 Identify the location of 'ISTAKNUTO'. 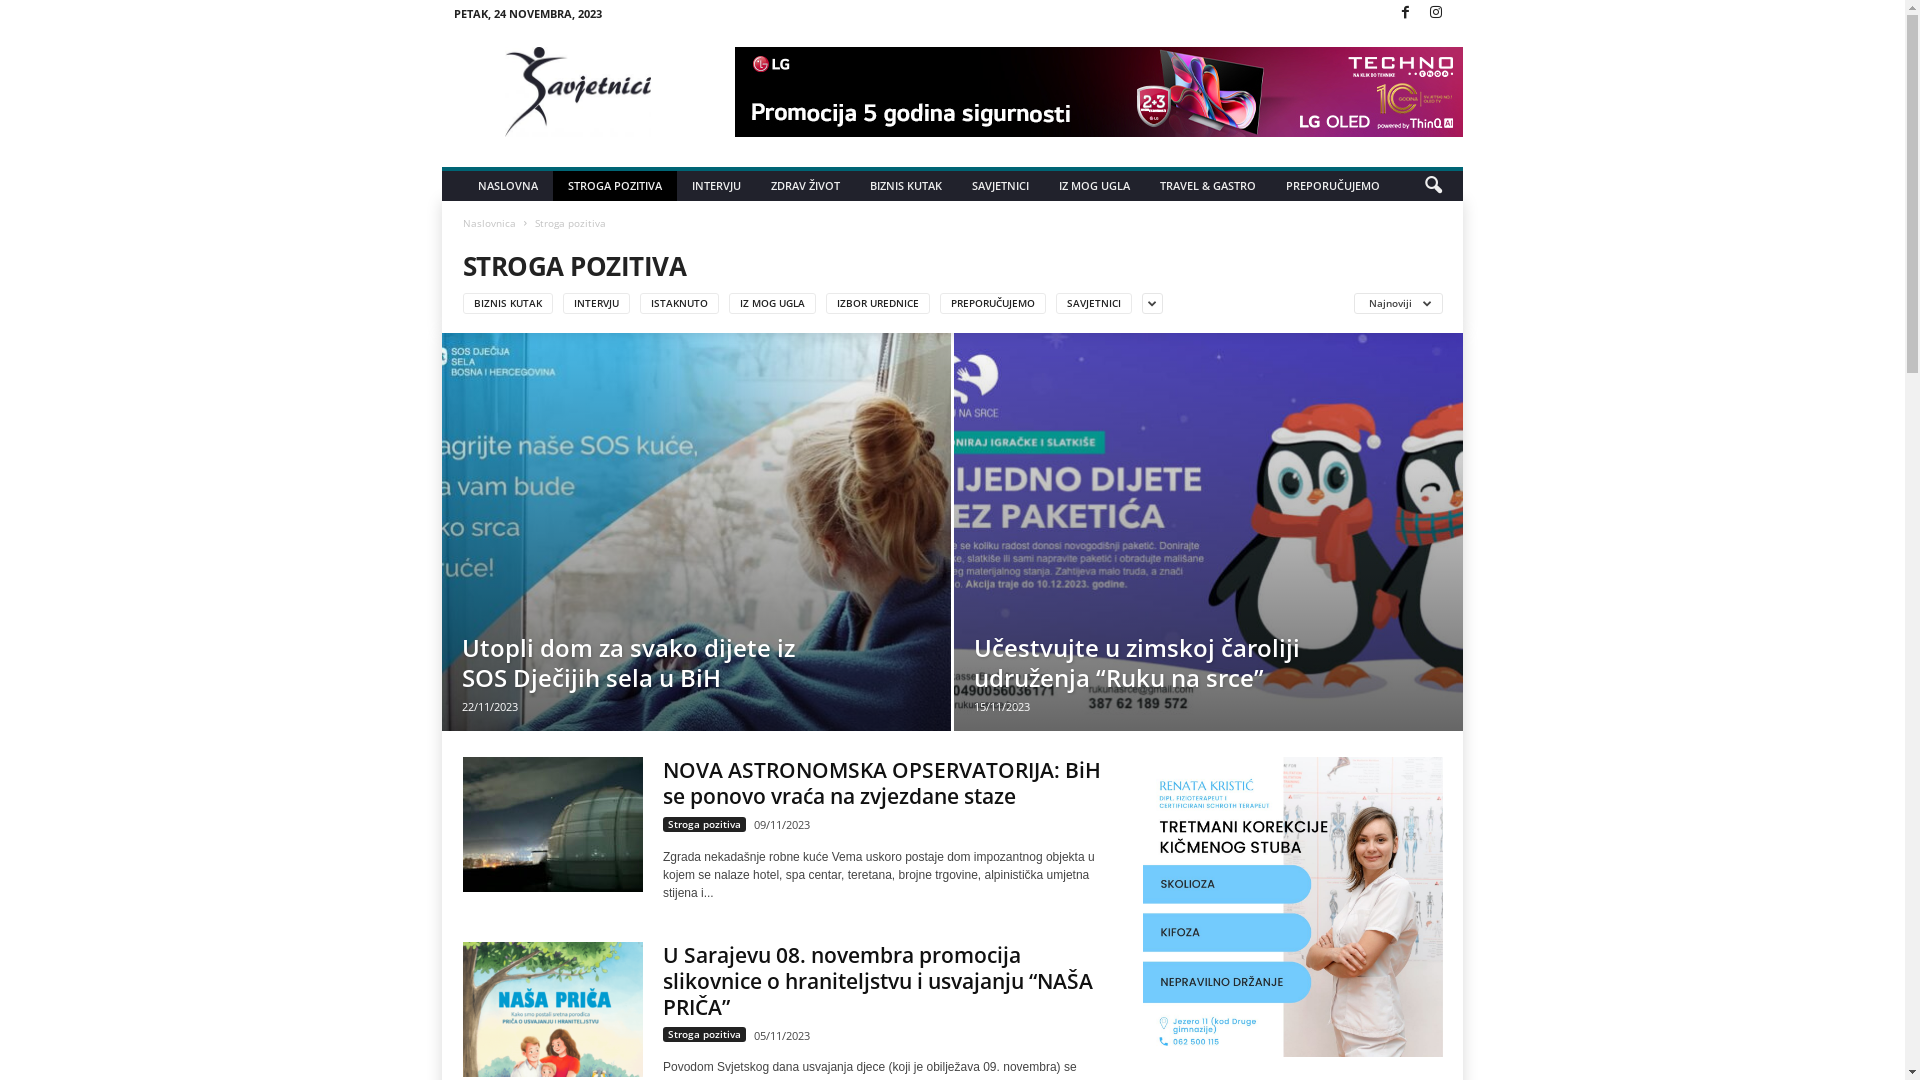
(679, 302).